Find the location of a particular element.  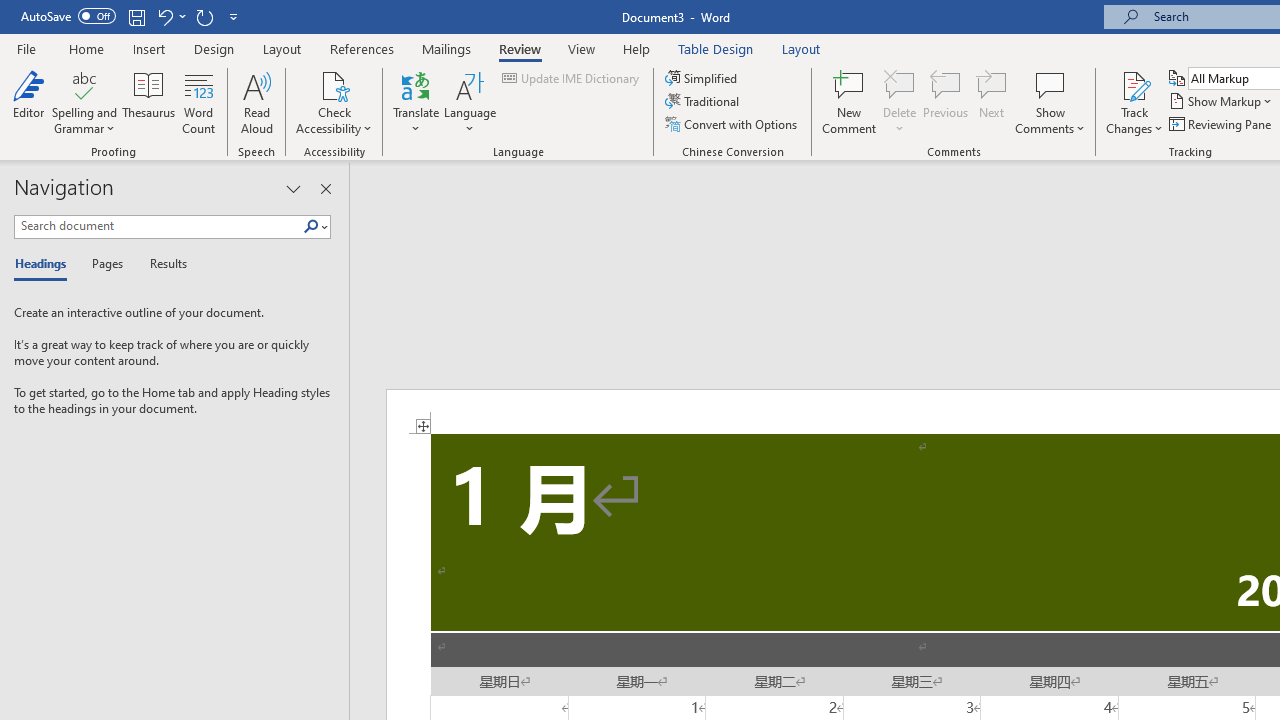

'Read Aloud' is located at coordinates (255, 103).